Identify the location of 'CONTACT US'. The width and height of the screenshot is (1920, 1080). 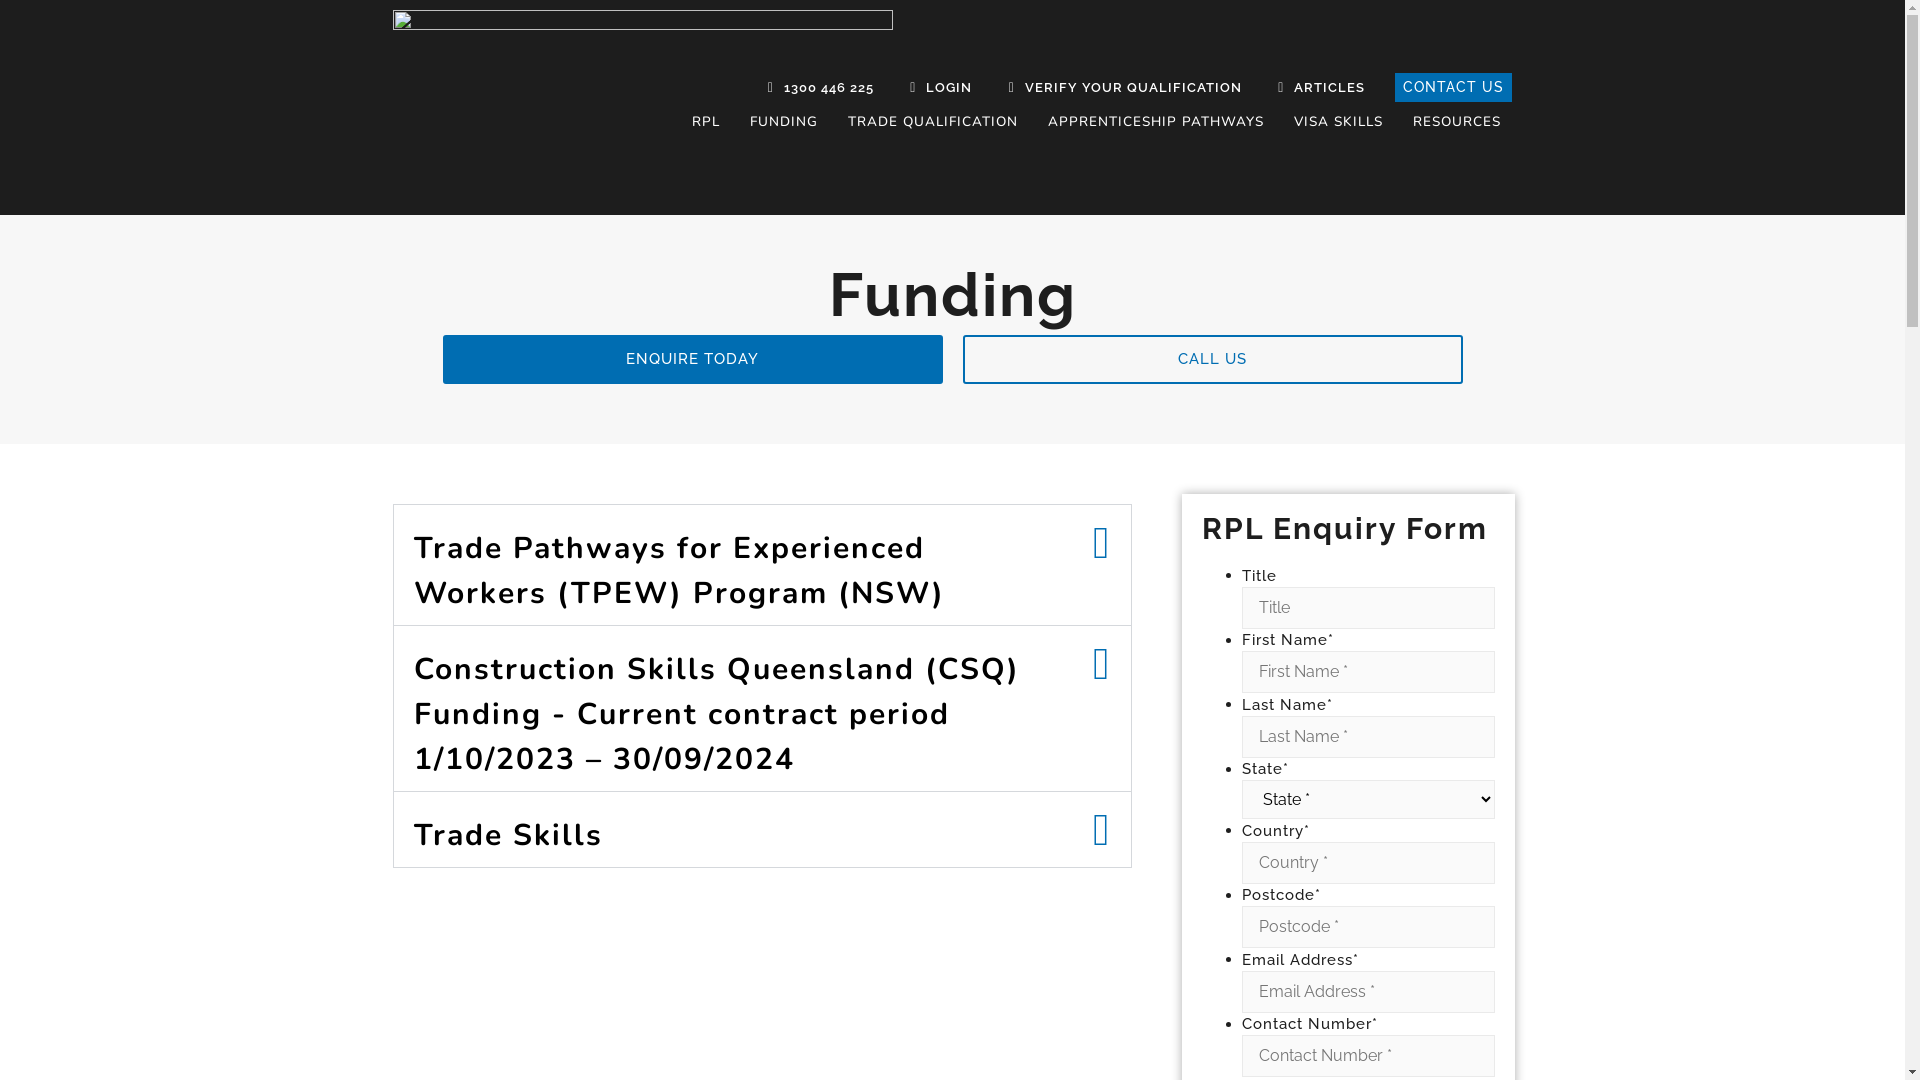
(1453, 87).